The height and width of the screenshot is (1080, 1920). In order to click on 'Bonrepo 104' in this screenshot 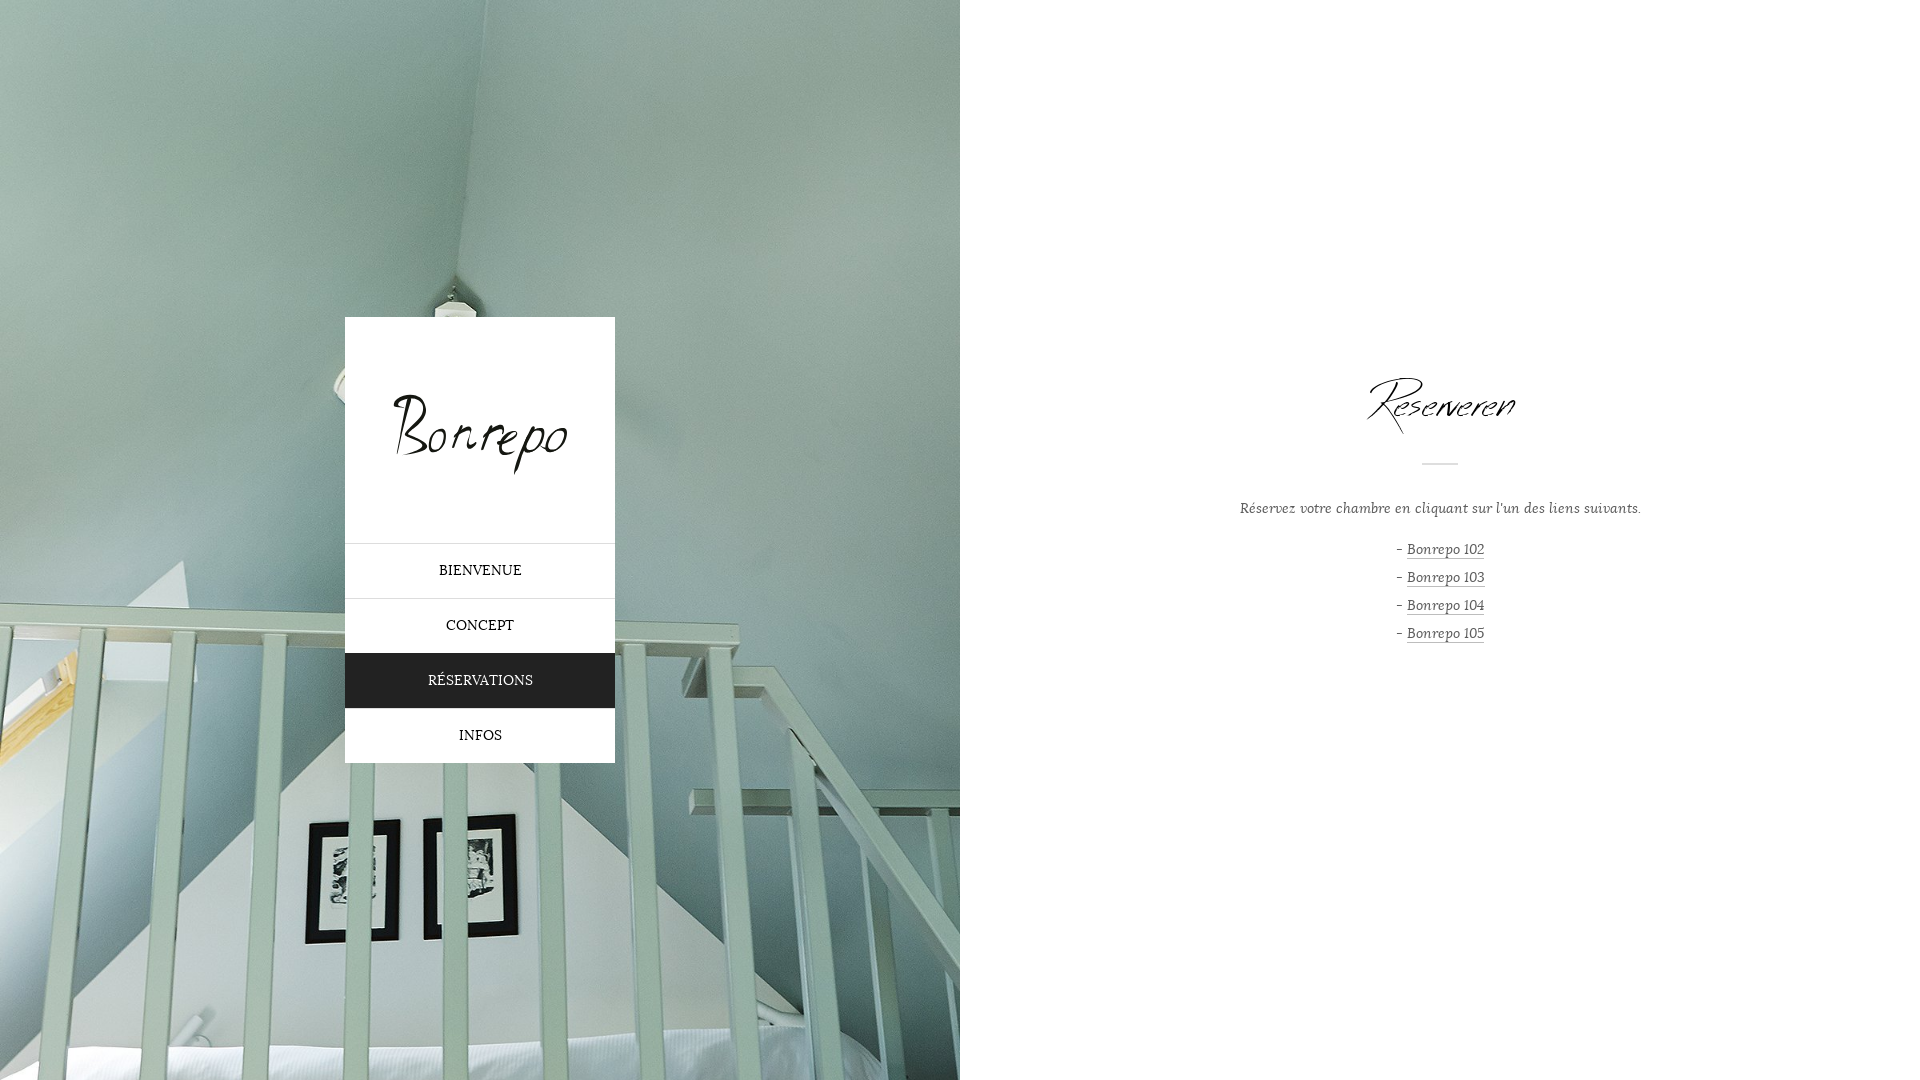, I will do `click(1405, 604)`.